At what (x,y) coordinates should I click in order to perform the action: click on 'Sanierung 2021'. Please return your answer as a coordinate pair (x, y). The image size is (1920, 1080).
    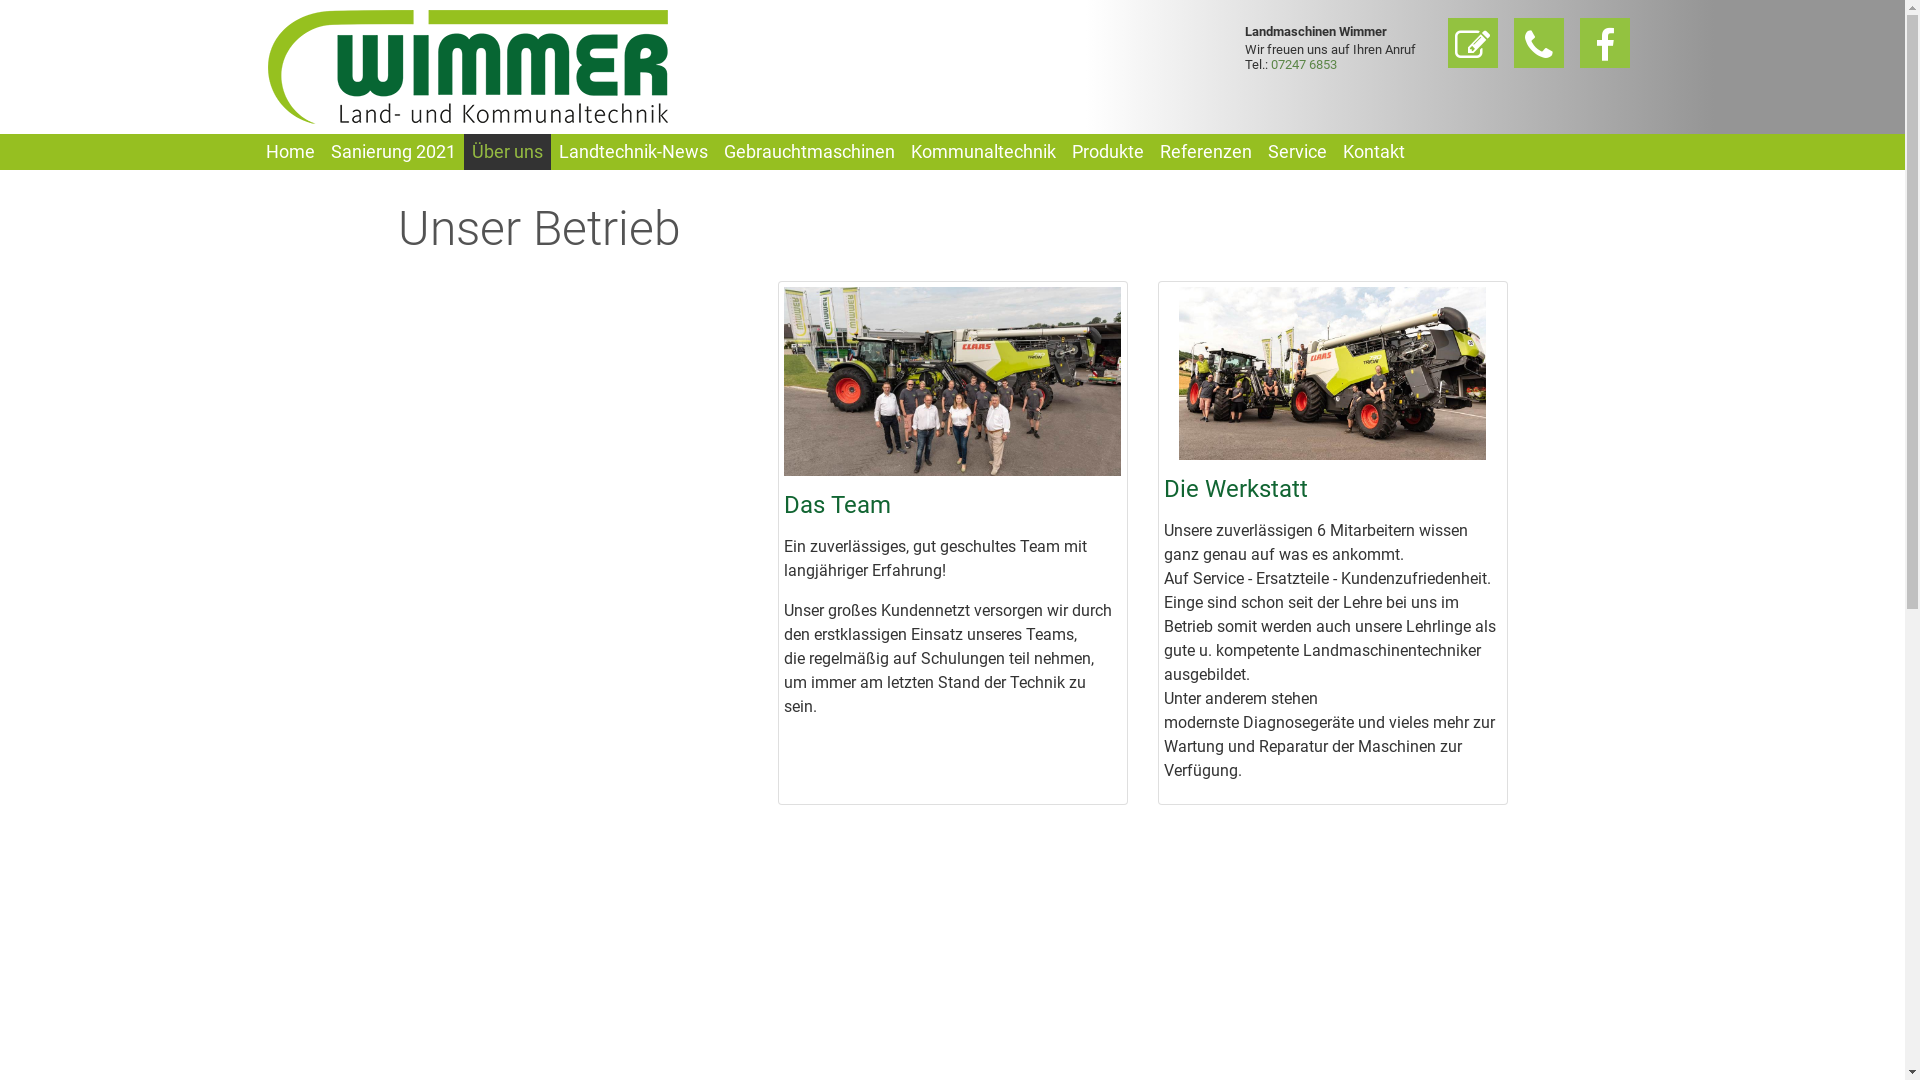
    Looking at the image, I should click on (392, 150).